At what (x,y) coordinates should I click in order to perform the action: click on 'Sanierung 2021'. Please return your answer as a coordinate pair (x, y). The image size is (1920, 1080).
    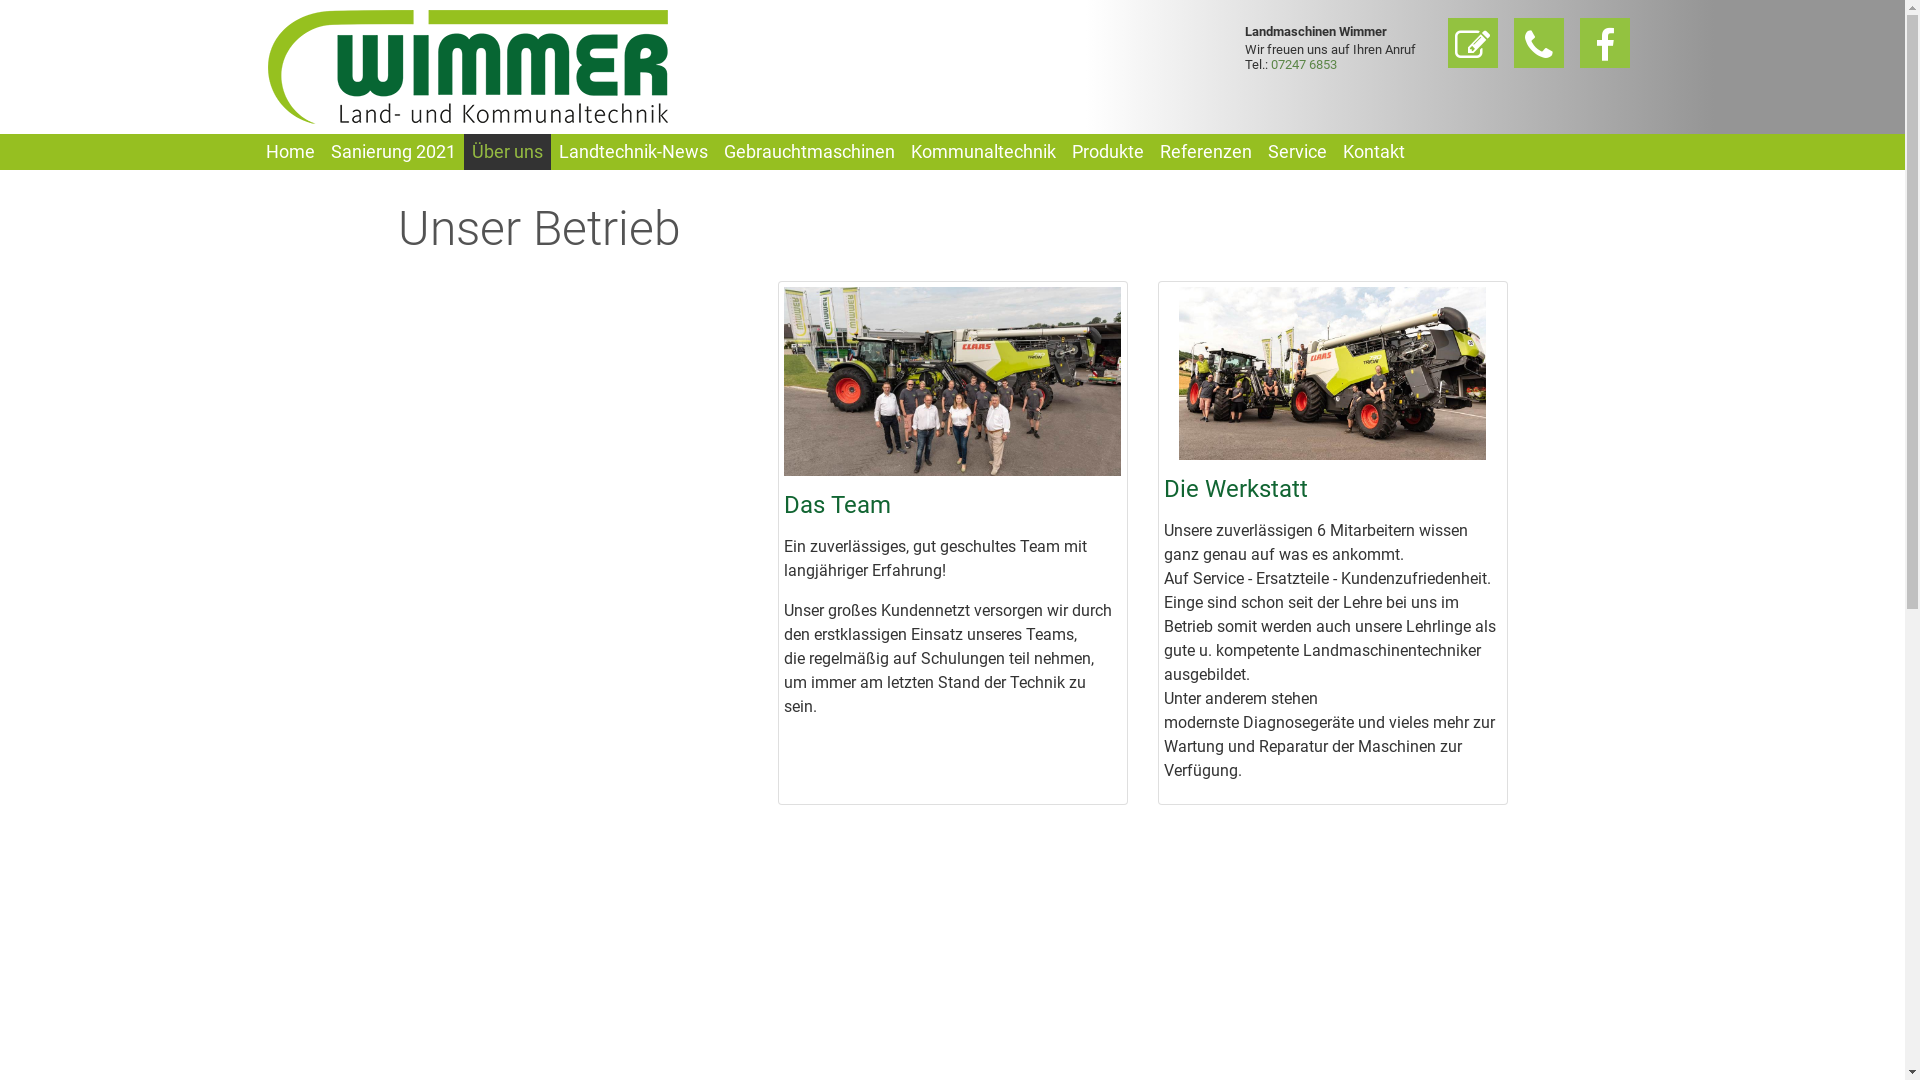
    Looking at the image, I should click on (392, 150).